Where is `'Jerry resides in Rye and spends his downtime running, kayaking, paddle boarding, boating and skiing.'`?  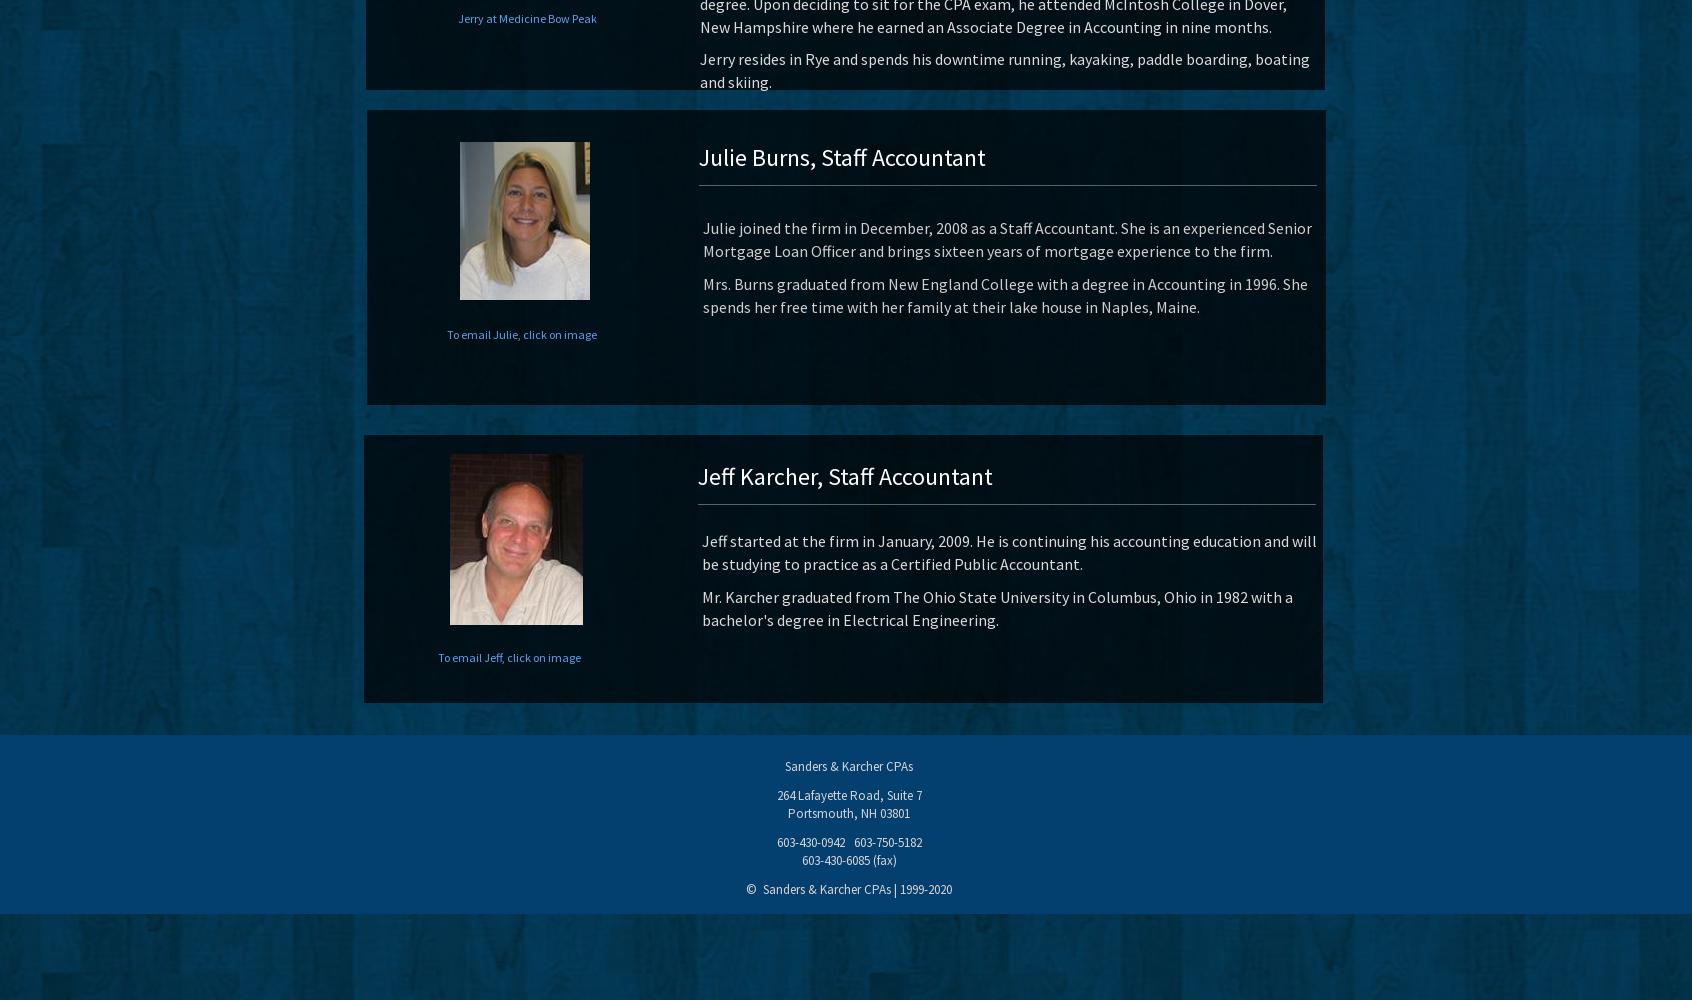 'Jerry resides in Rye and spends his downtime running, kayaking, paddle boarding, boating and skiing.' is located at coordinates (1004, 69).